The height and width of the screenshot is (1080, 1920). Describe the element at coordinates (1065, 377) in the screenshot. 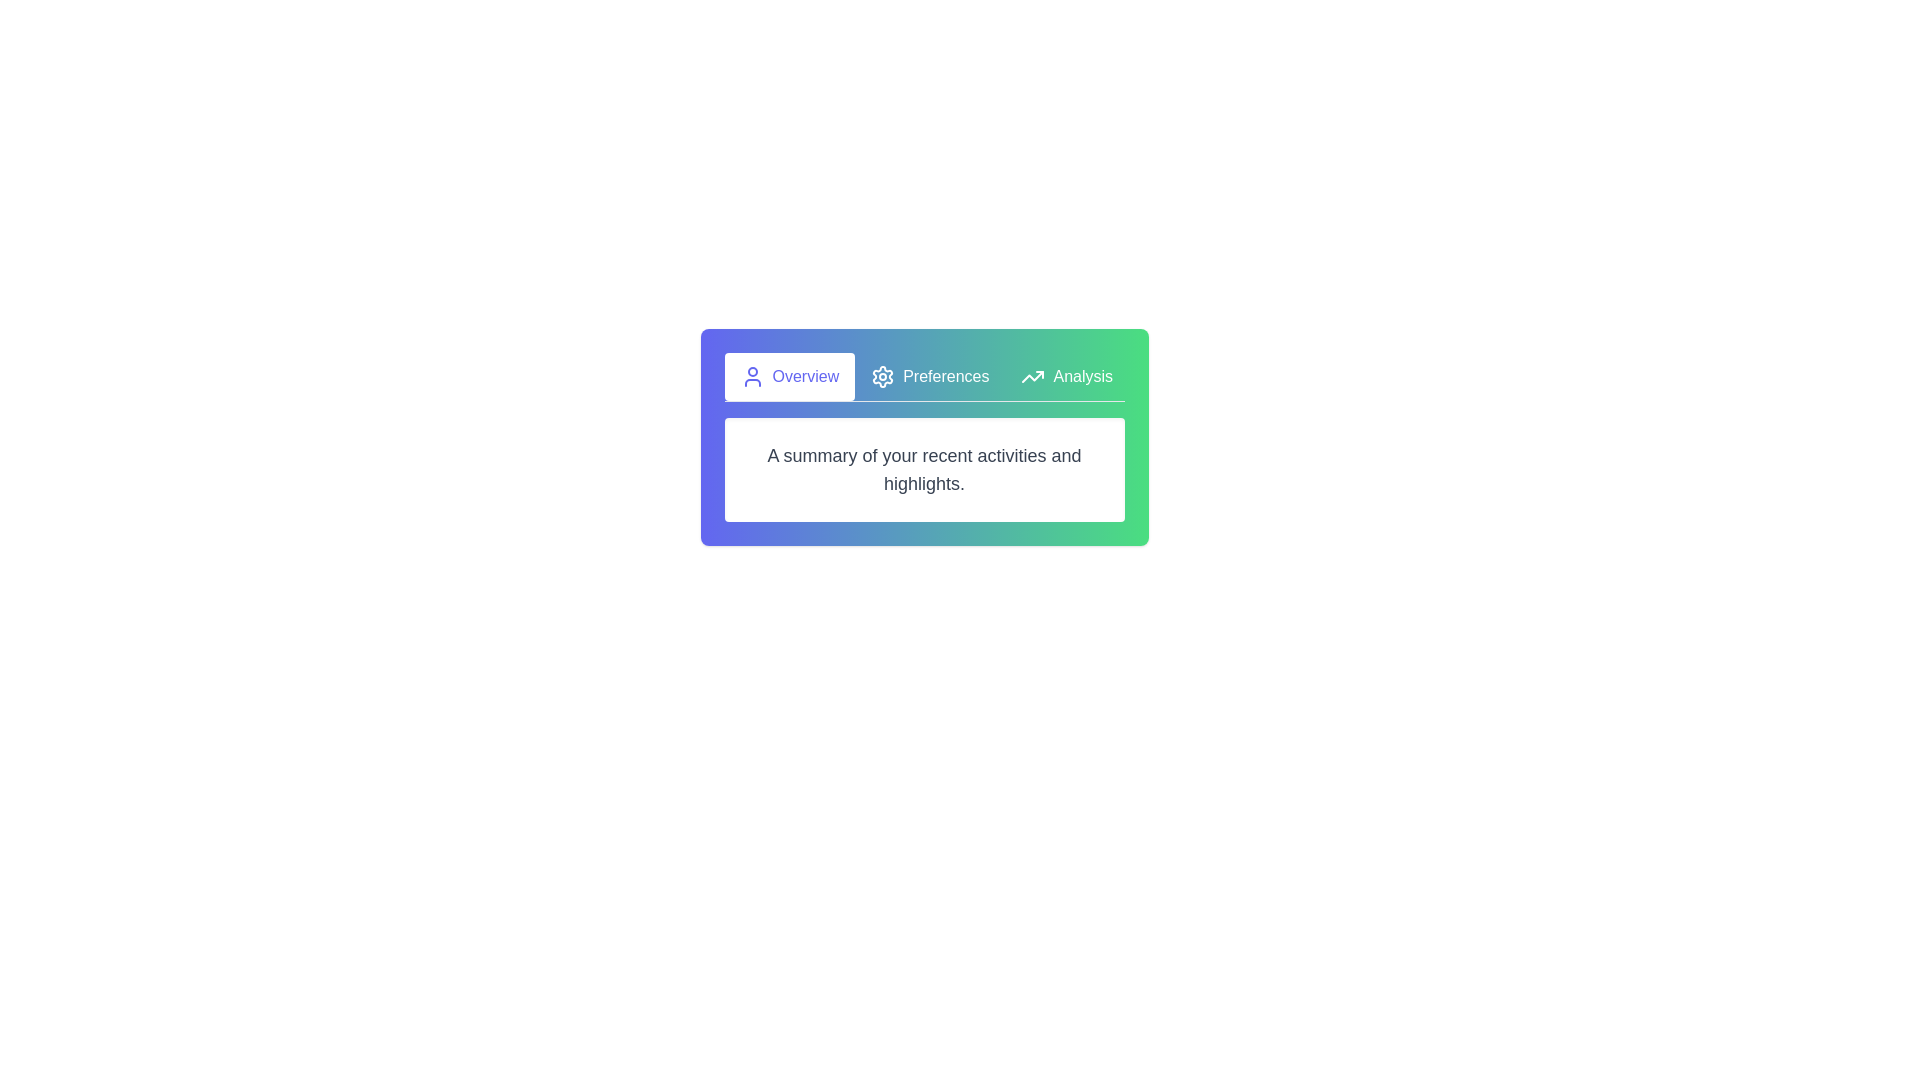

I see `the tab labeled Analysis to observe the visual feedback` at that location.